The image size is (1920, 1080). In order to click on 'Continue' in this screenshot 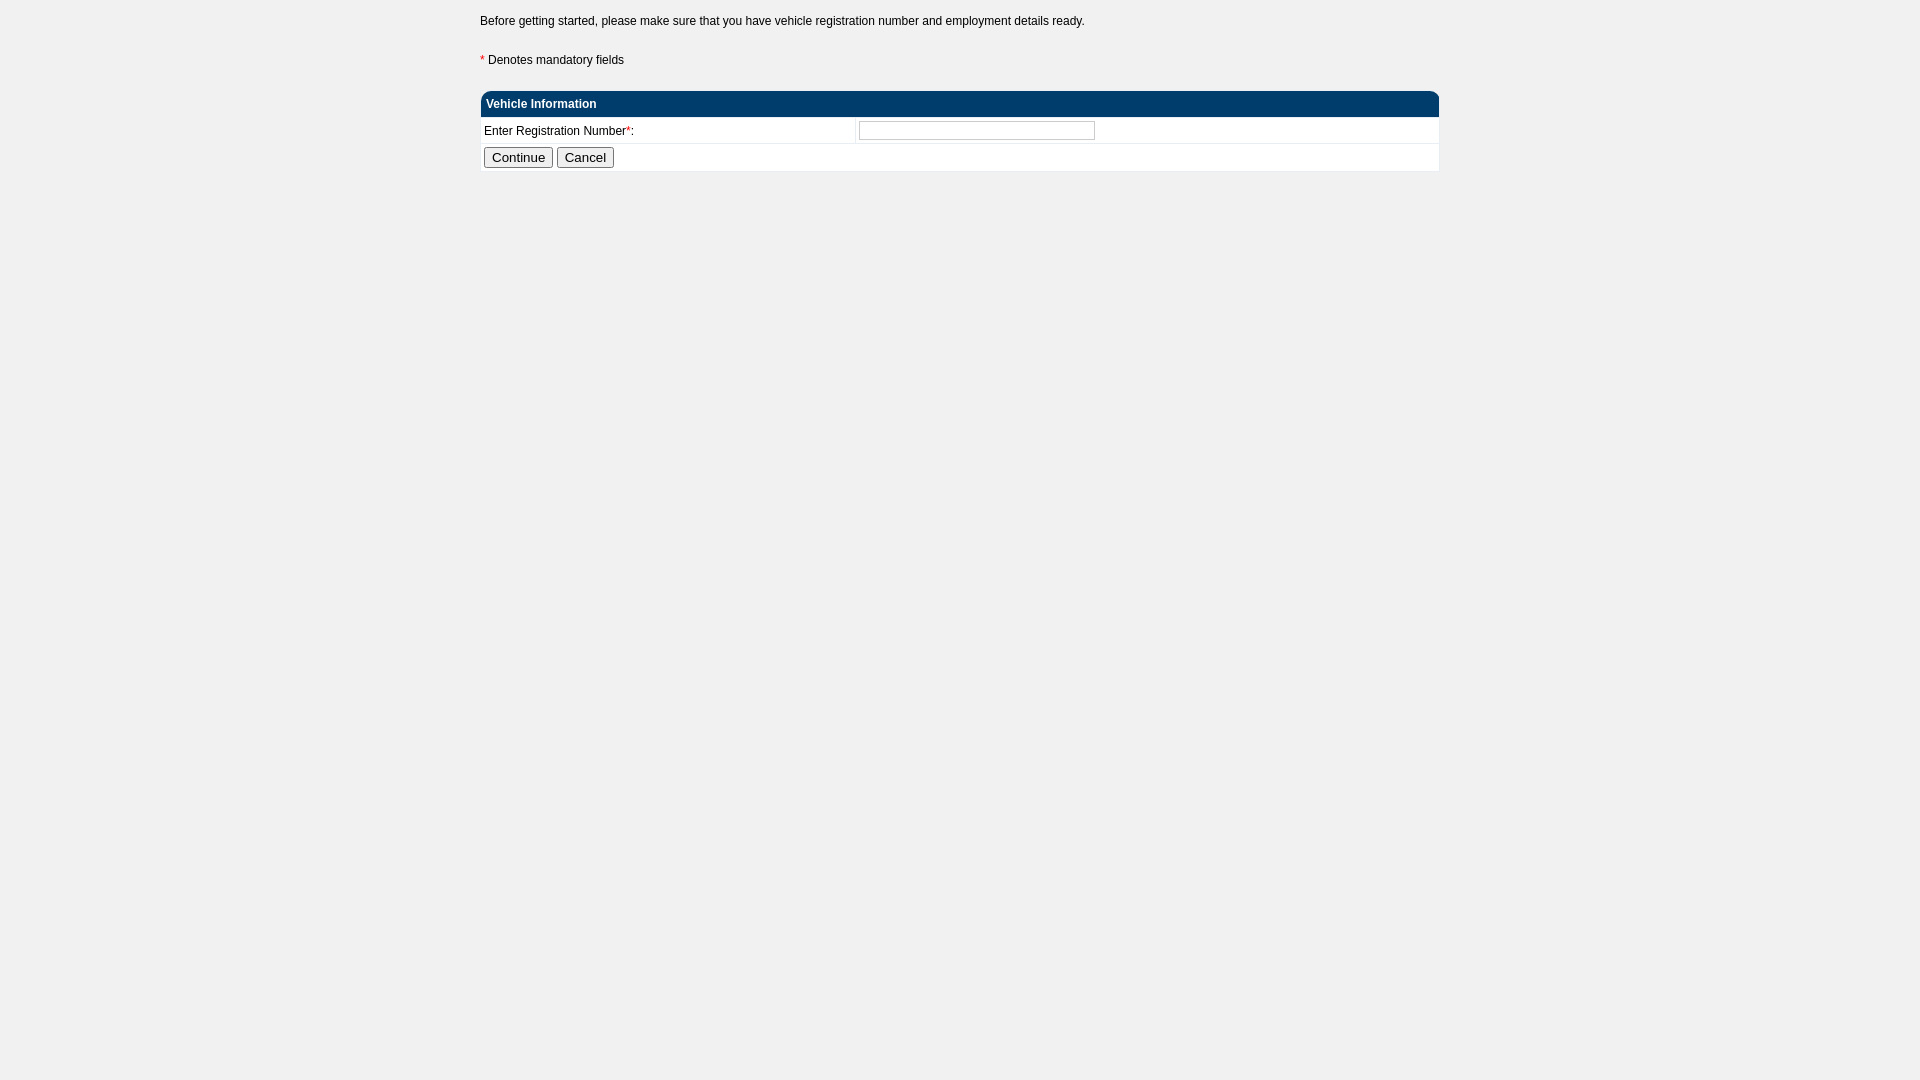, I will do `click(518, 156)`.